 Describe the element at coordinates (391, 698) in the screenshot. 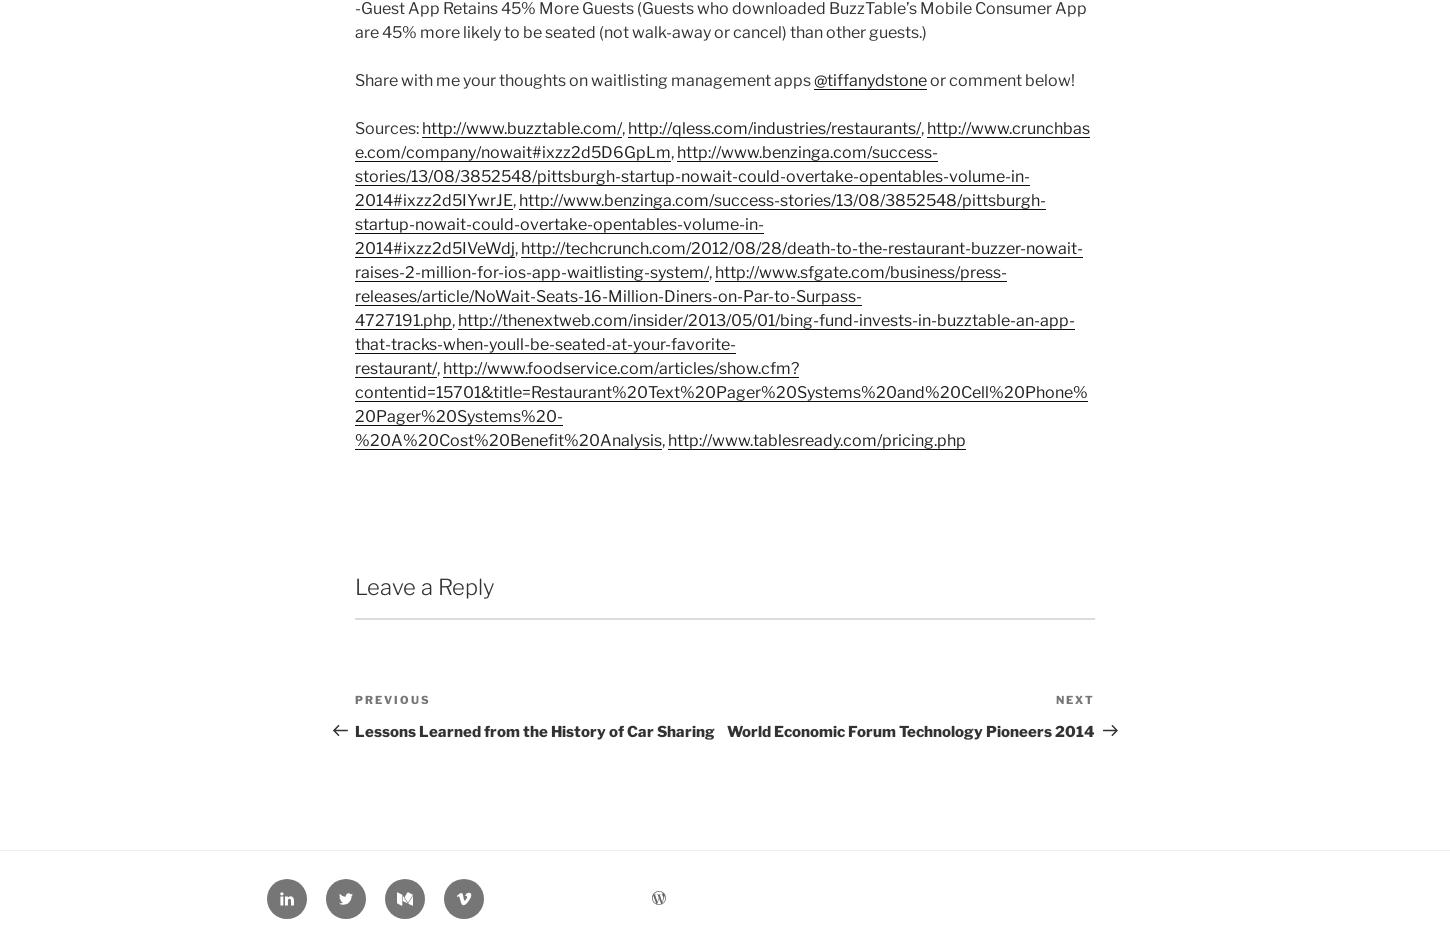

I see `'Previous'` at that location.